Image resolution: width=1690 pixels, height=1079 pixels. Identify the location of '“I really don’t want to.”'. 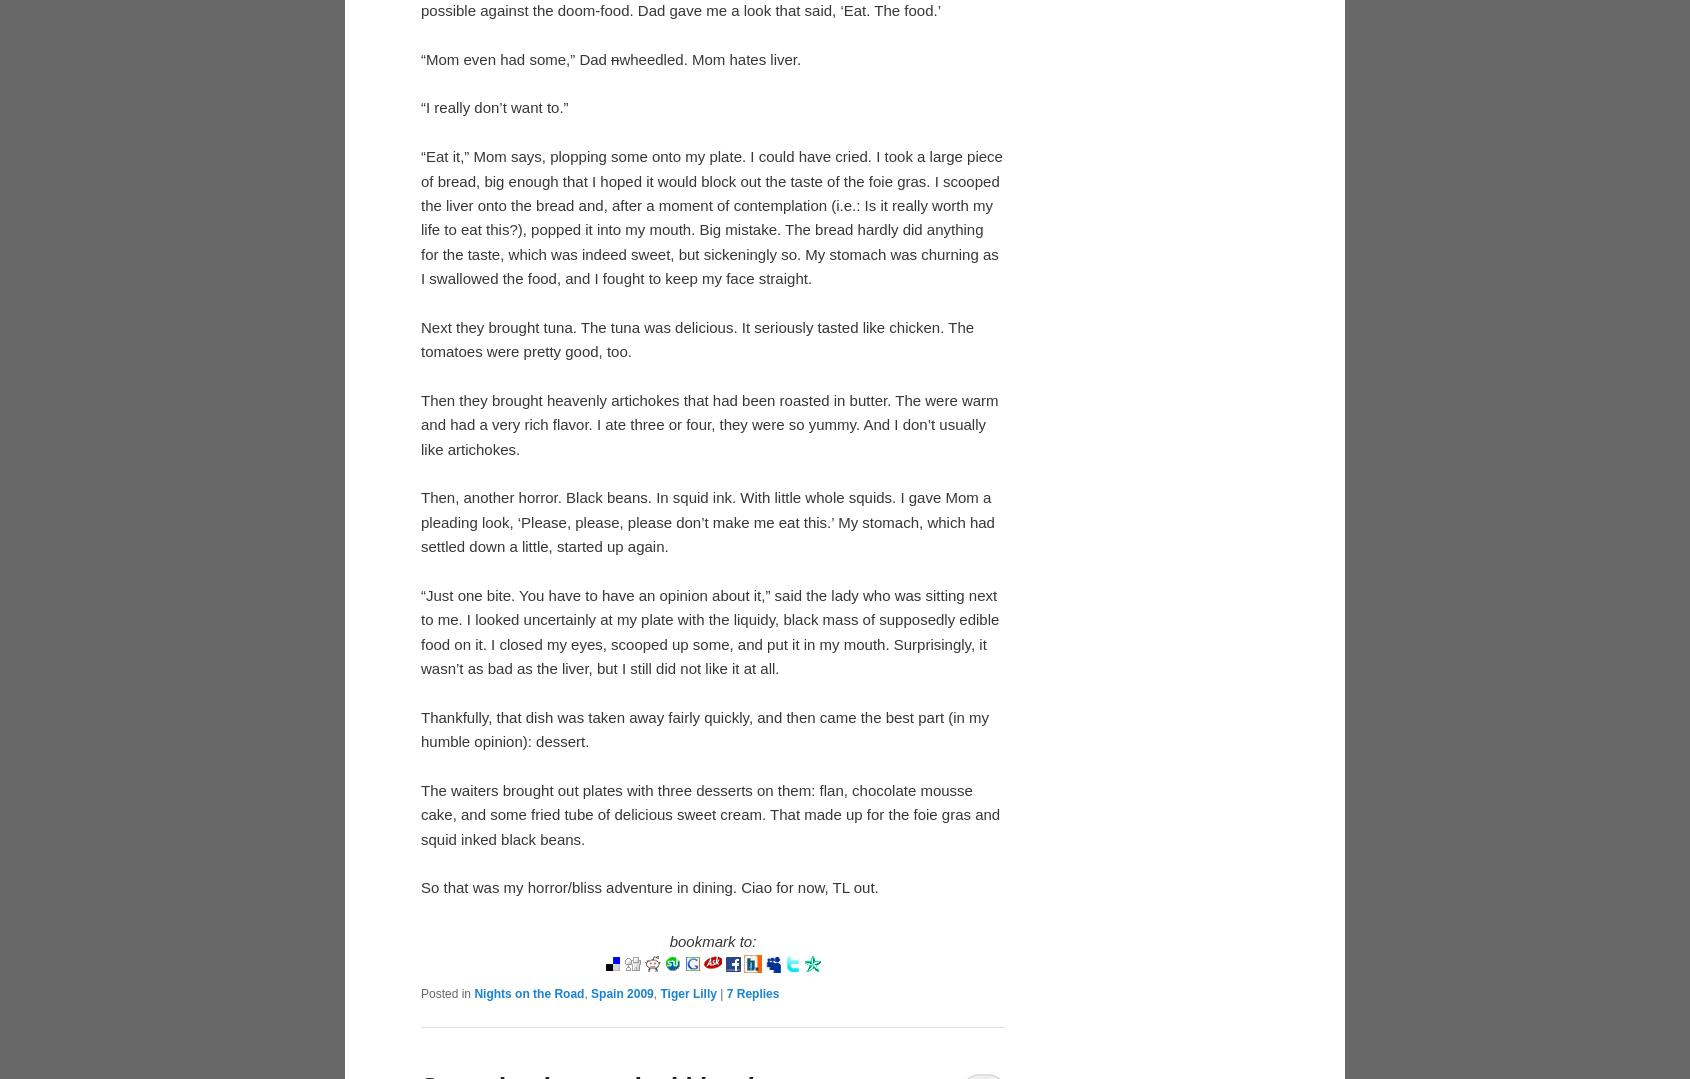
(494, 107).